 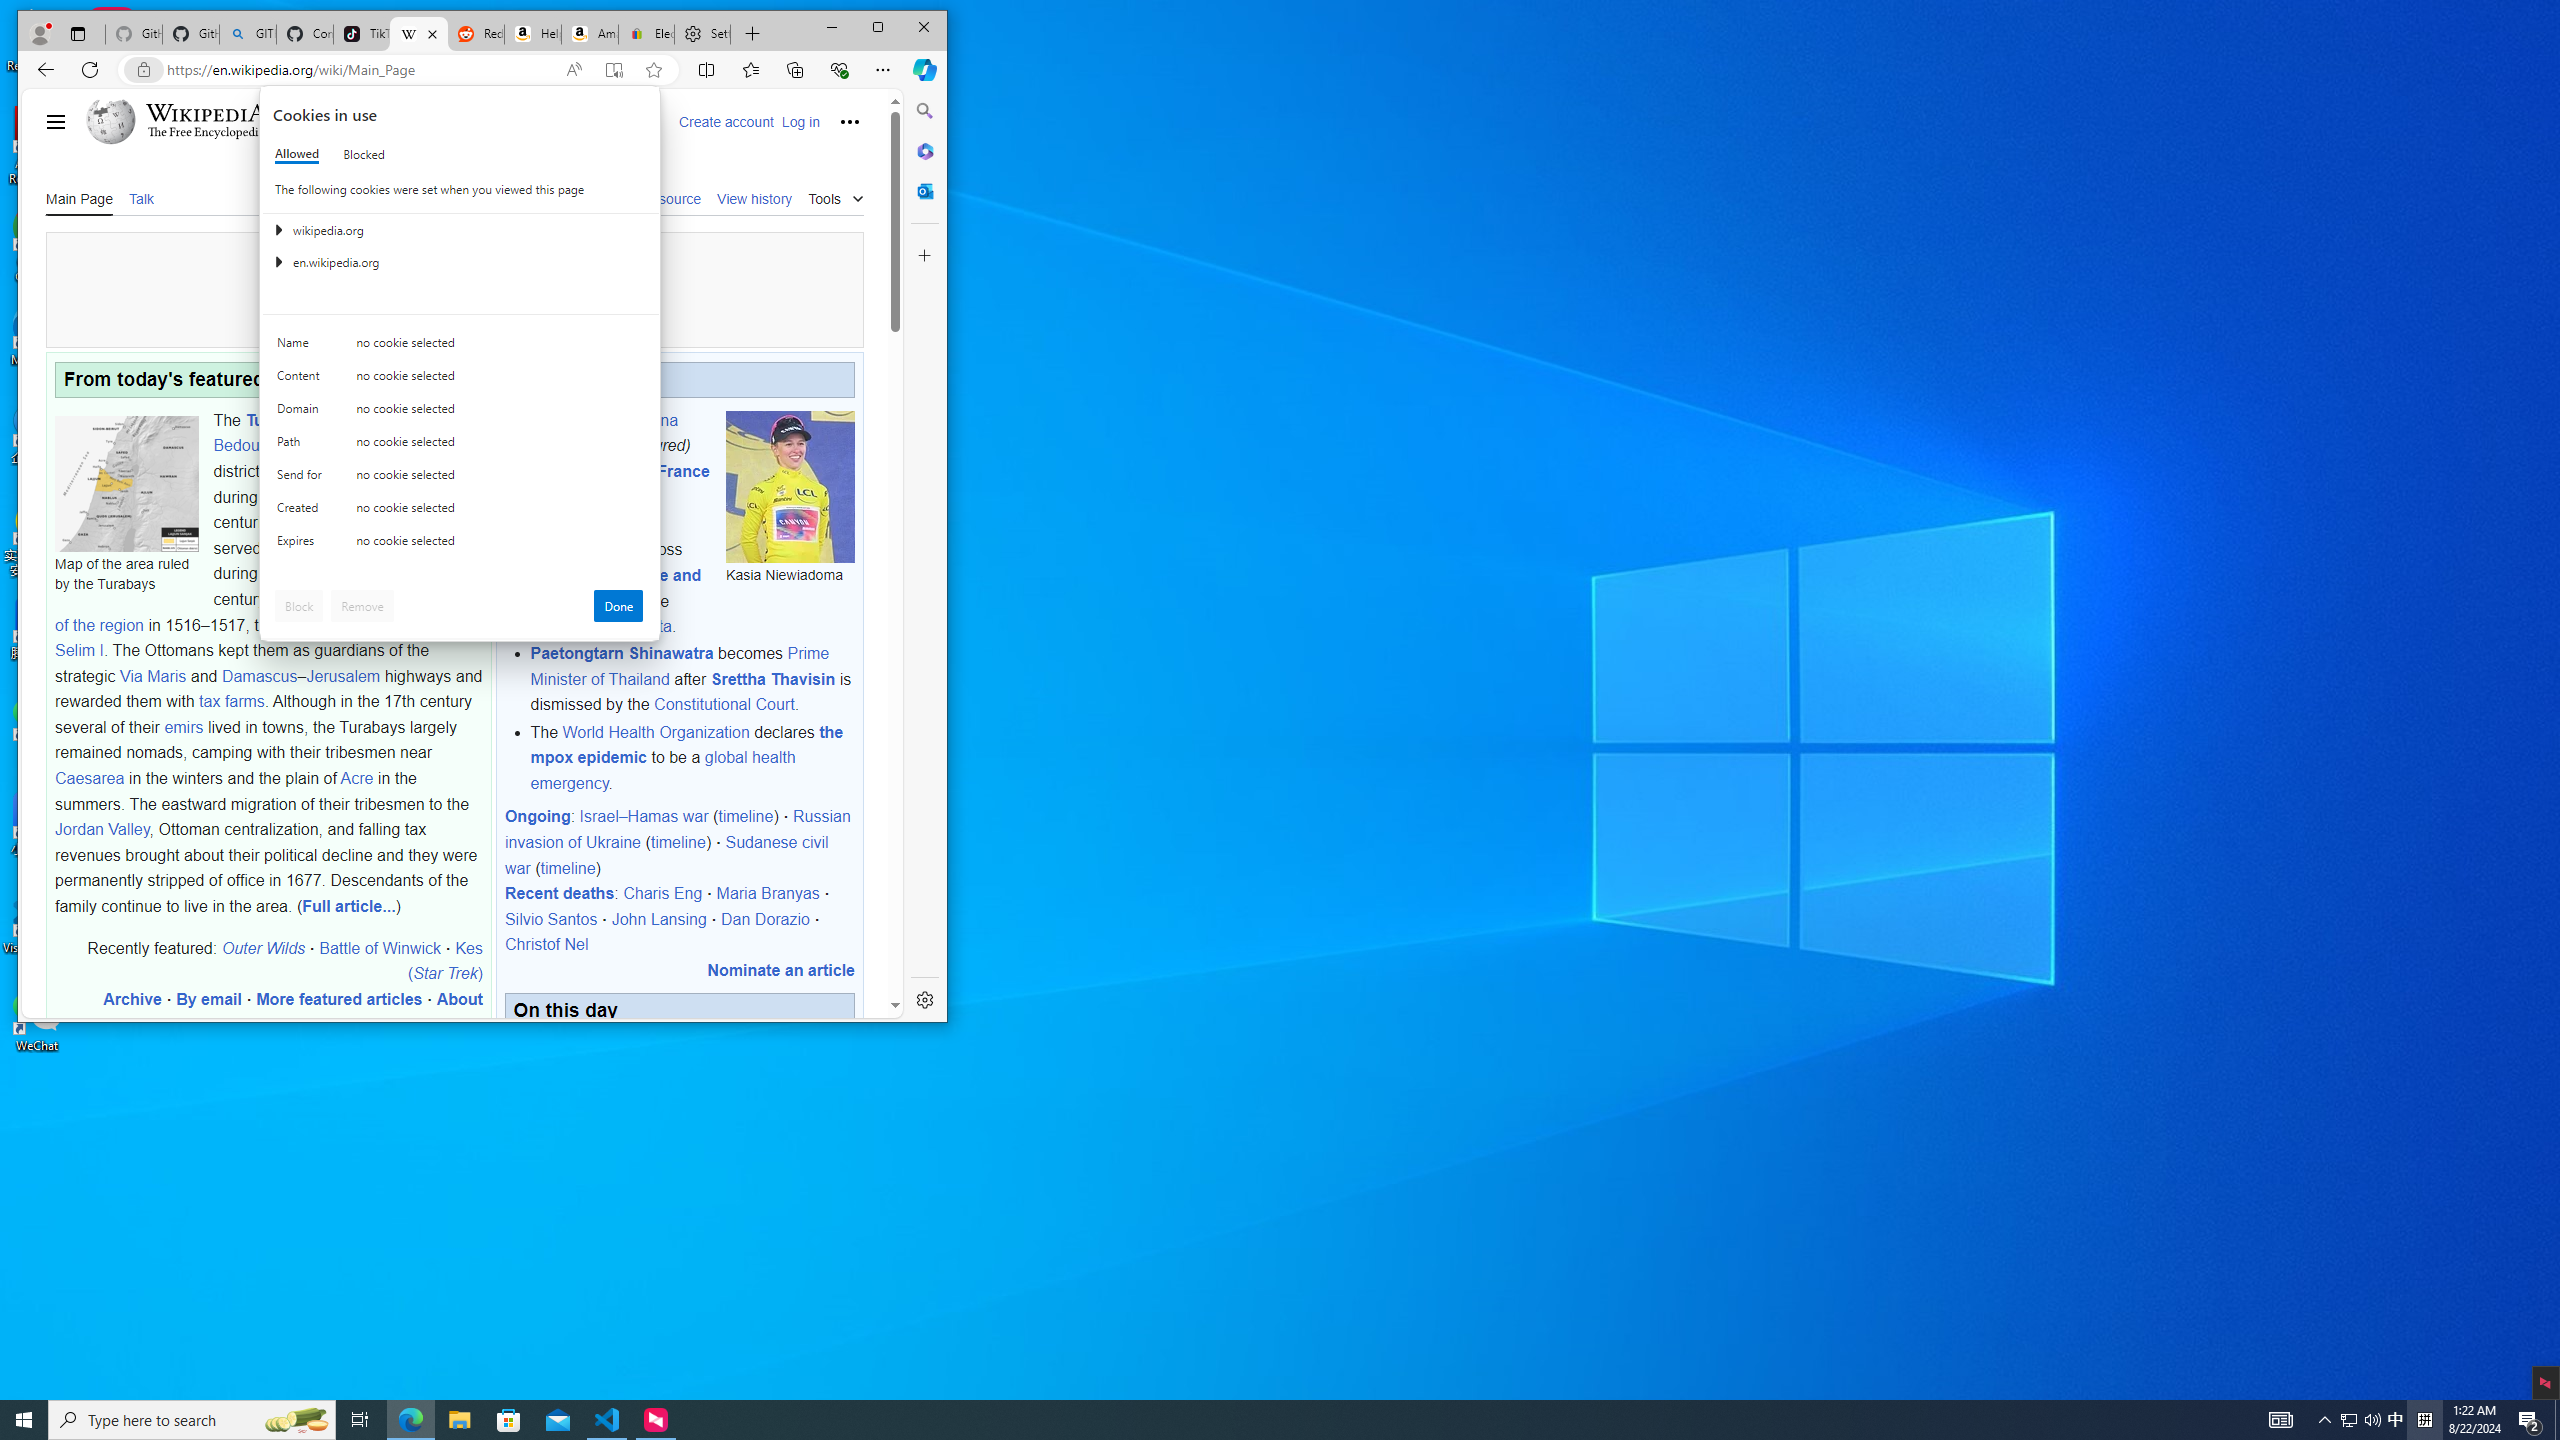 What do you see at coordinates (2279, 1418) in the screenshot?
I see `'AutomationID: 4105'` at bounding box center [2279, 1418].